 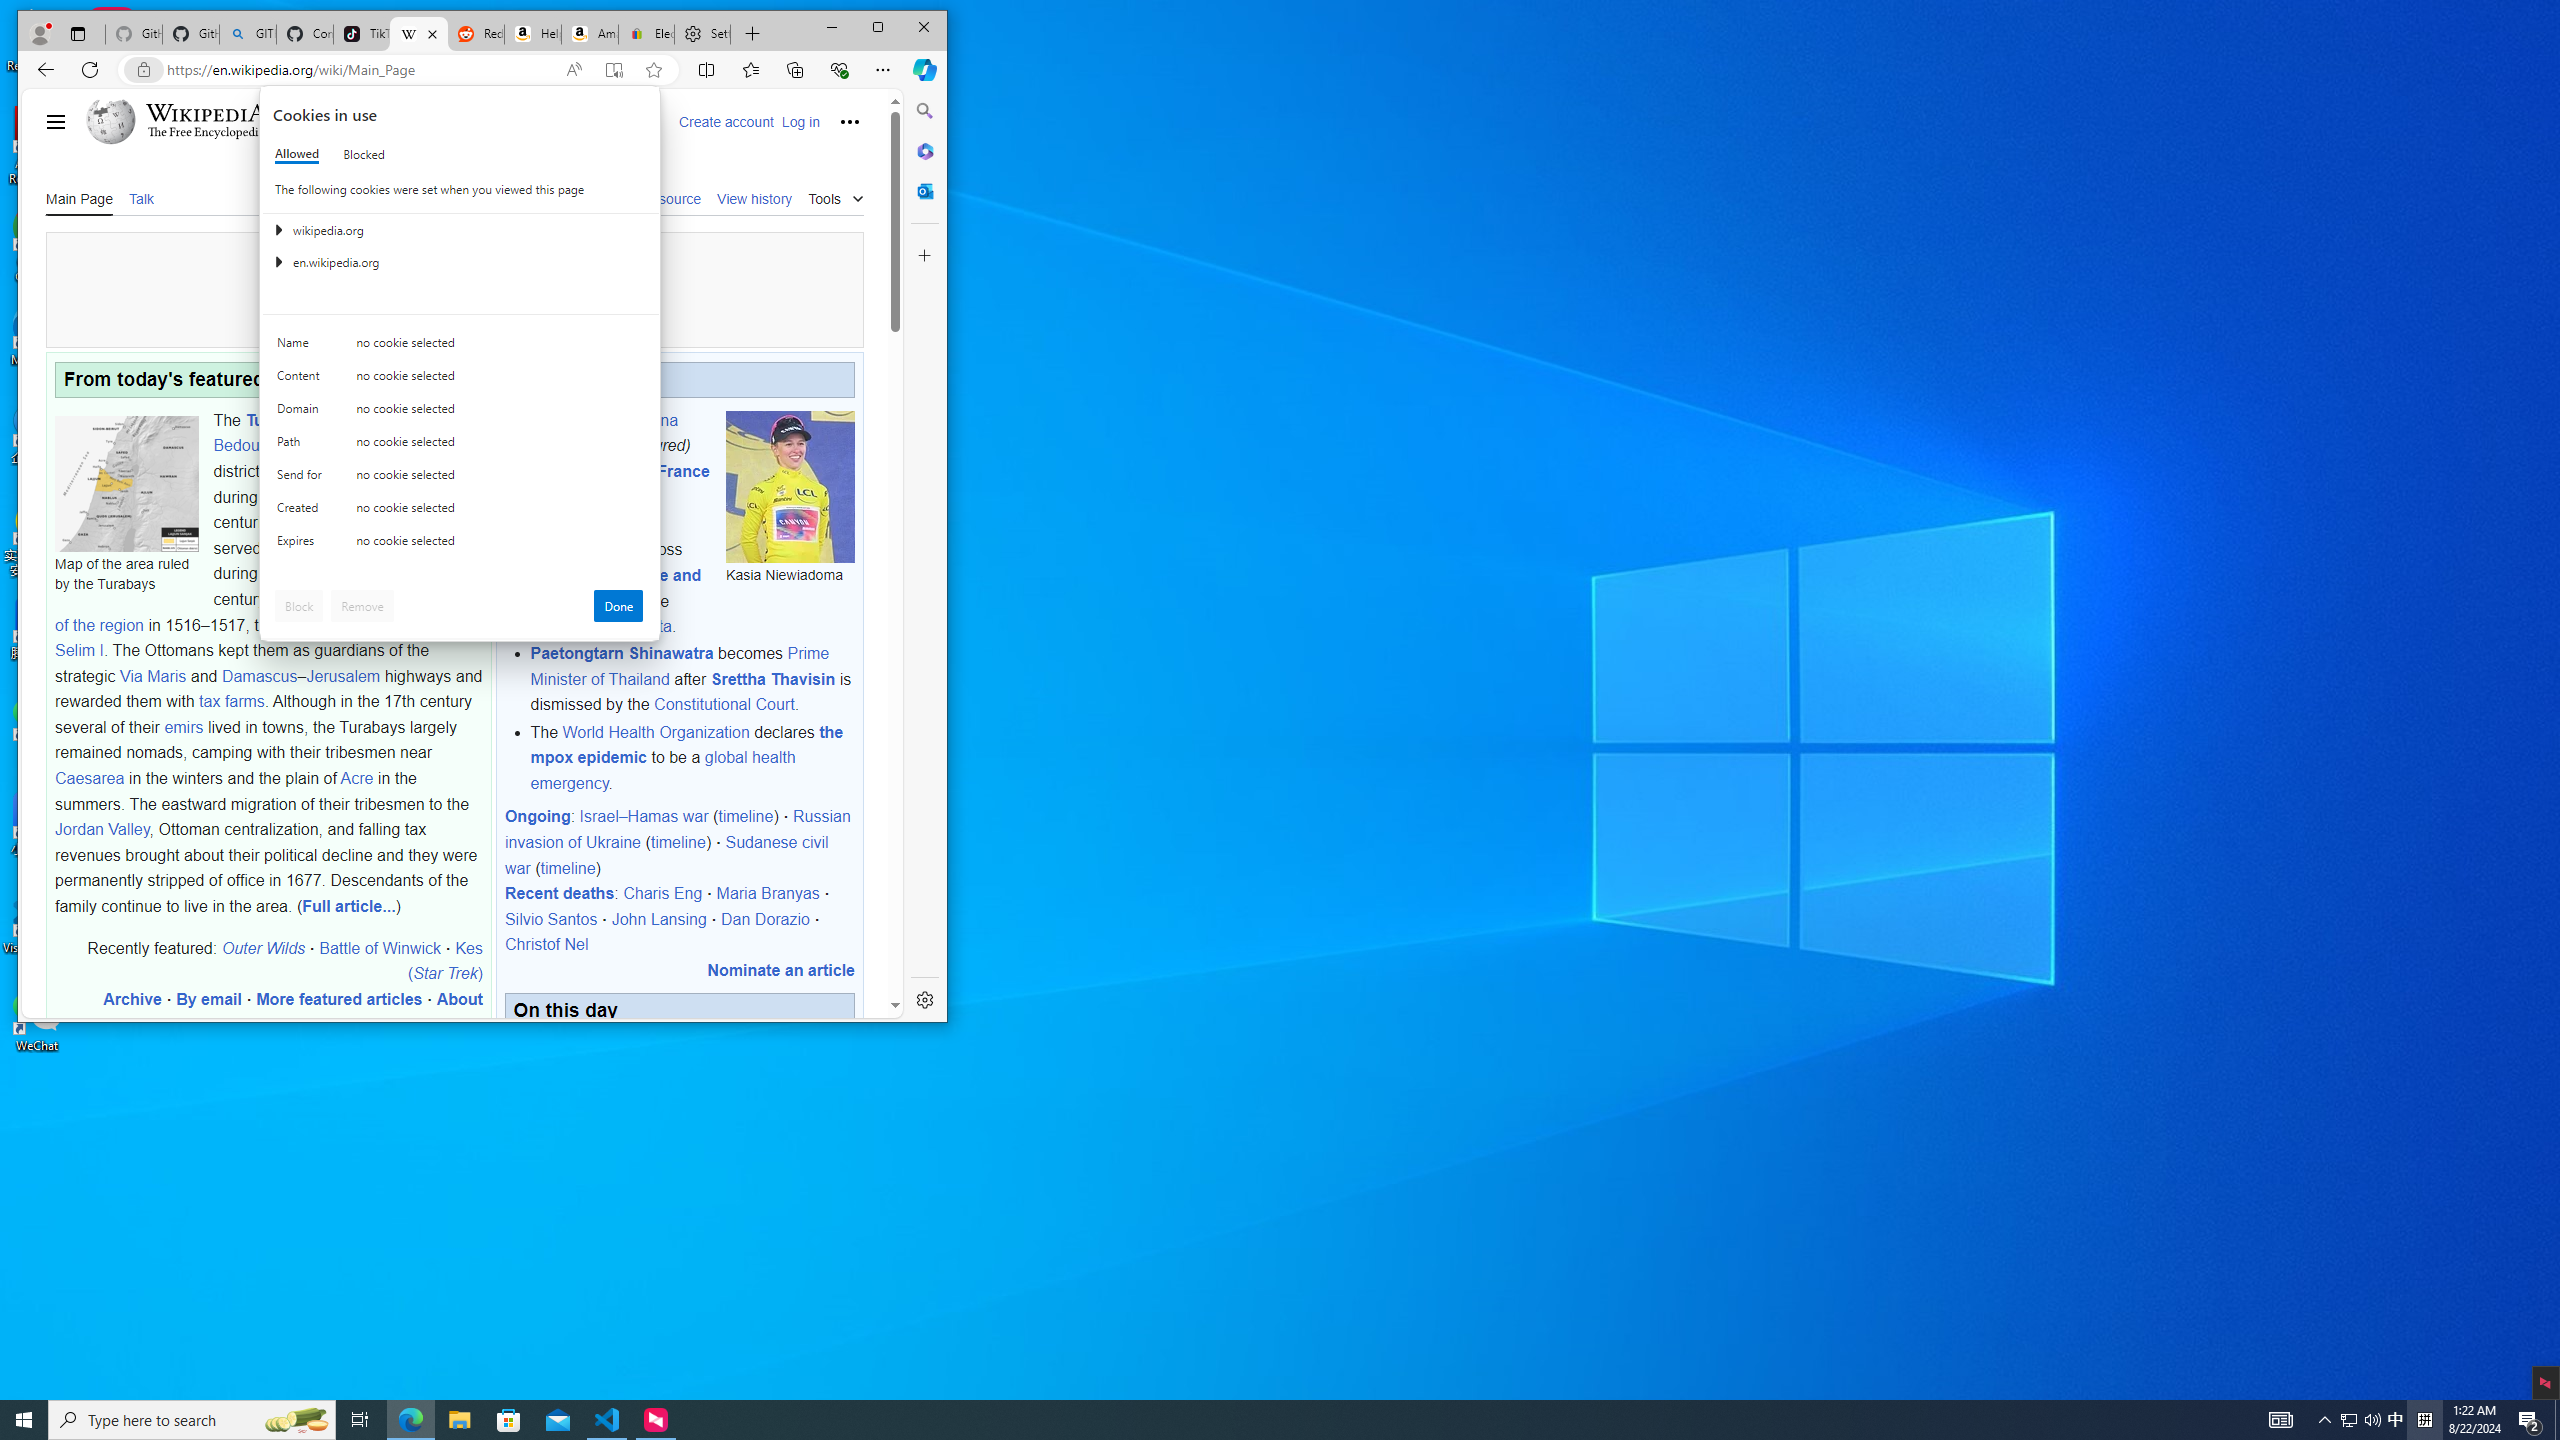 What do you see at coordinates (2279, 1418) in the screenshot?
I see `'AutomationID: 4105'` at bounding box center [2279, 1418].